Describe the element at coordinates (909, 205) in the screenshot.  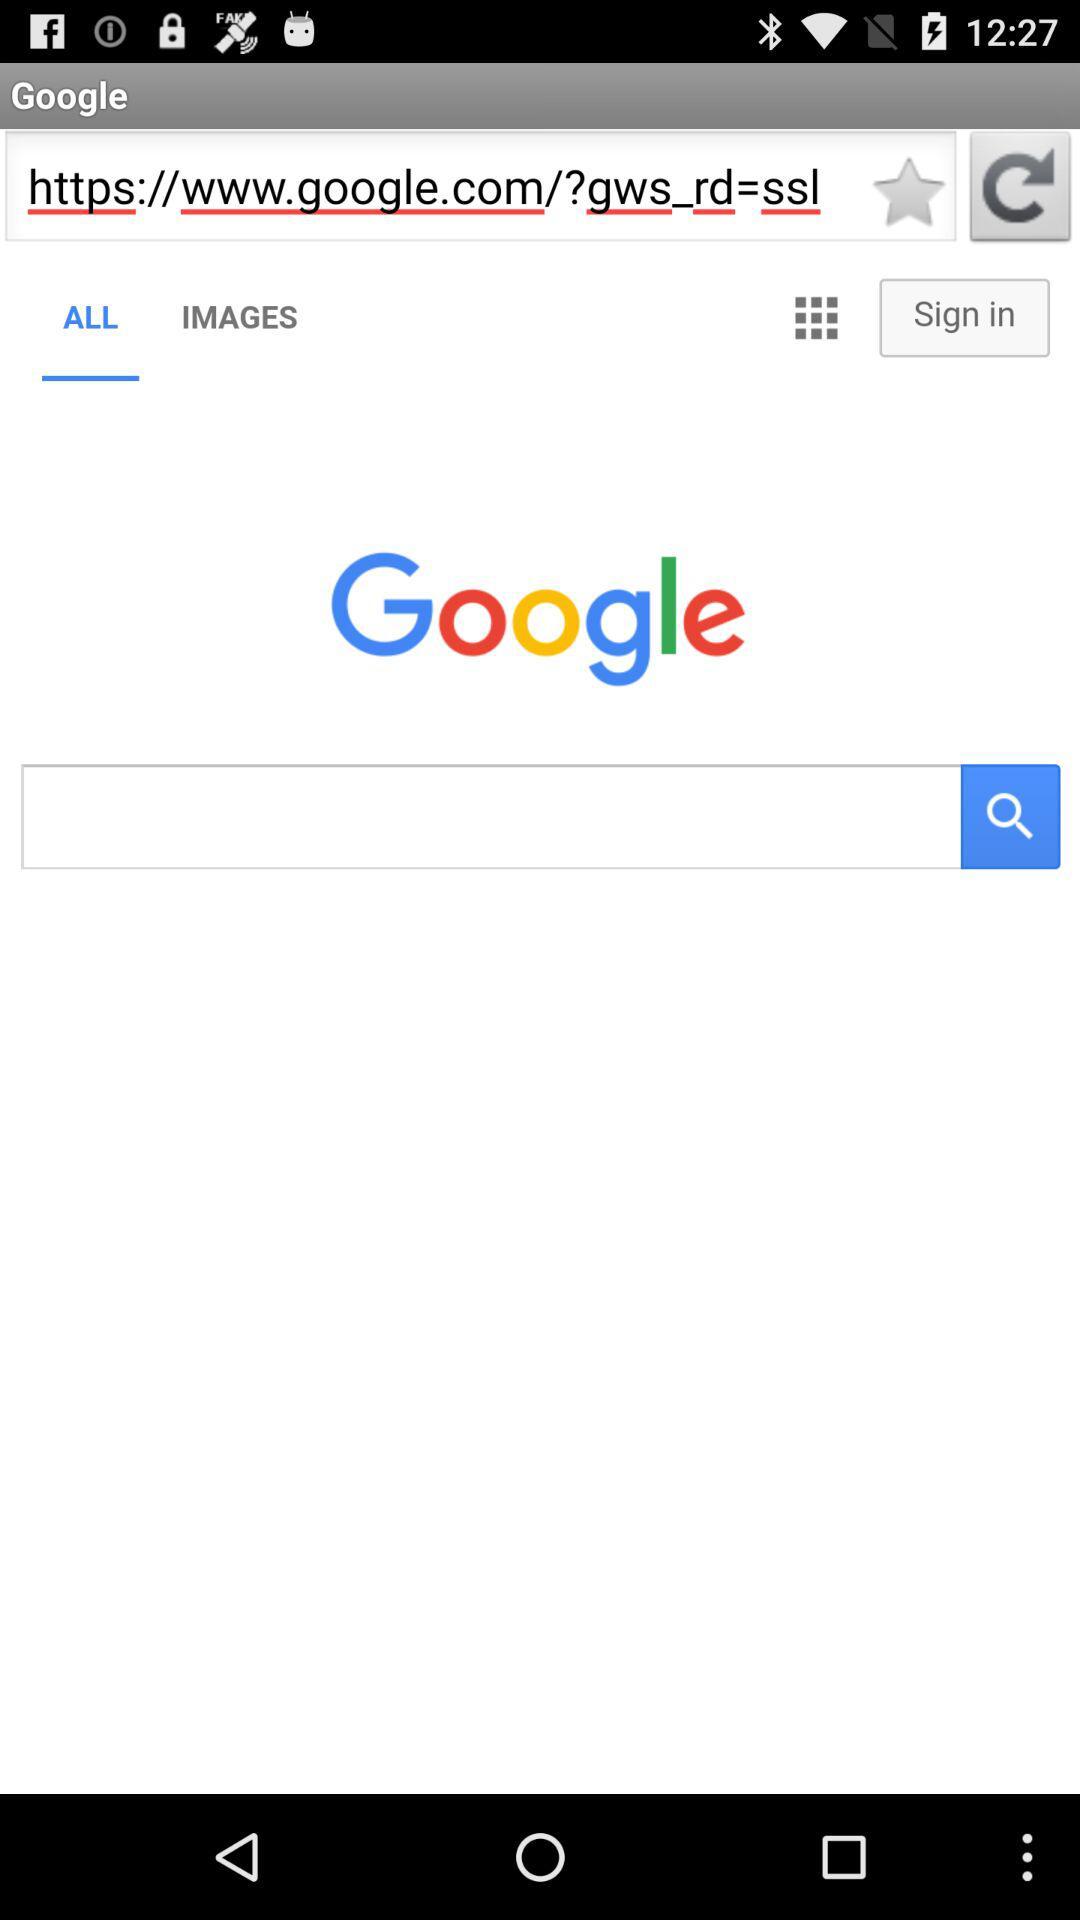
I see `the star icon` at that location.